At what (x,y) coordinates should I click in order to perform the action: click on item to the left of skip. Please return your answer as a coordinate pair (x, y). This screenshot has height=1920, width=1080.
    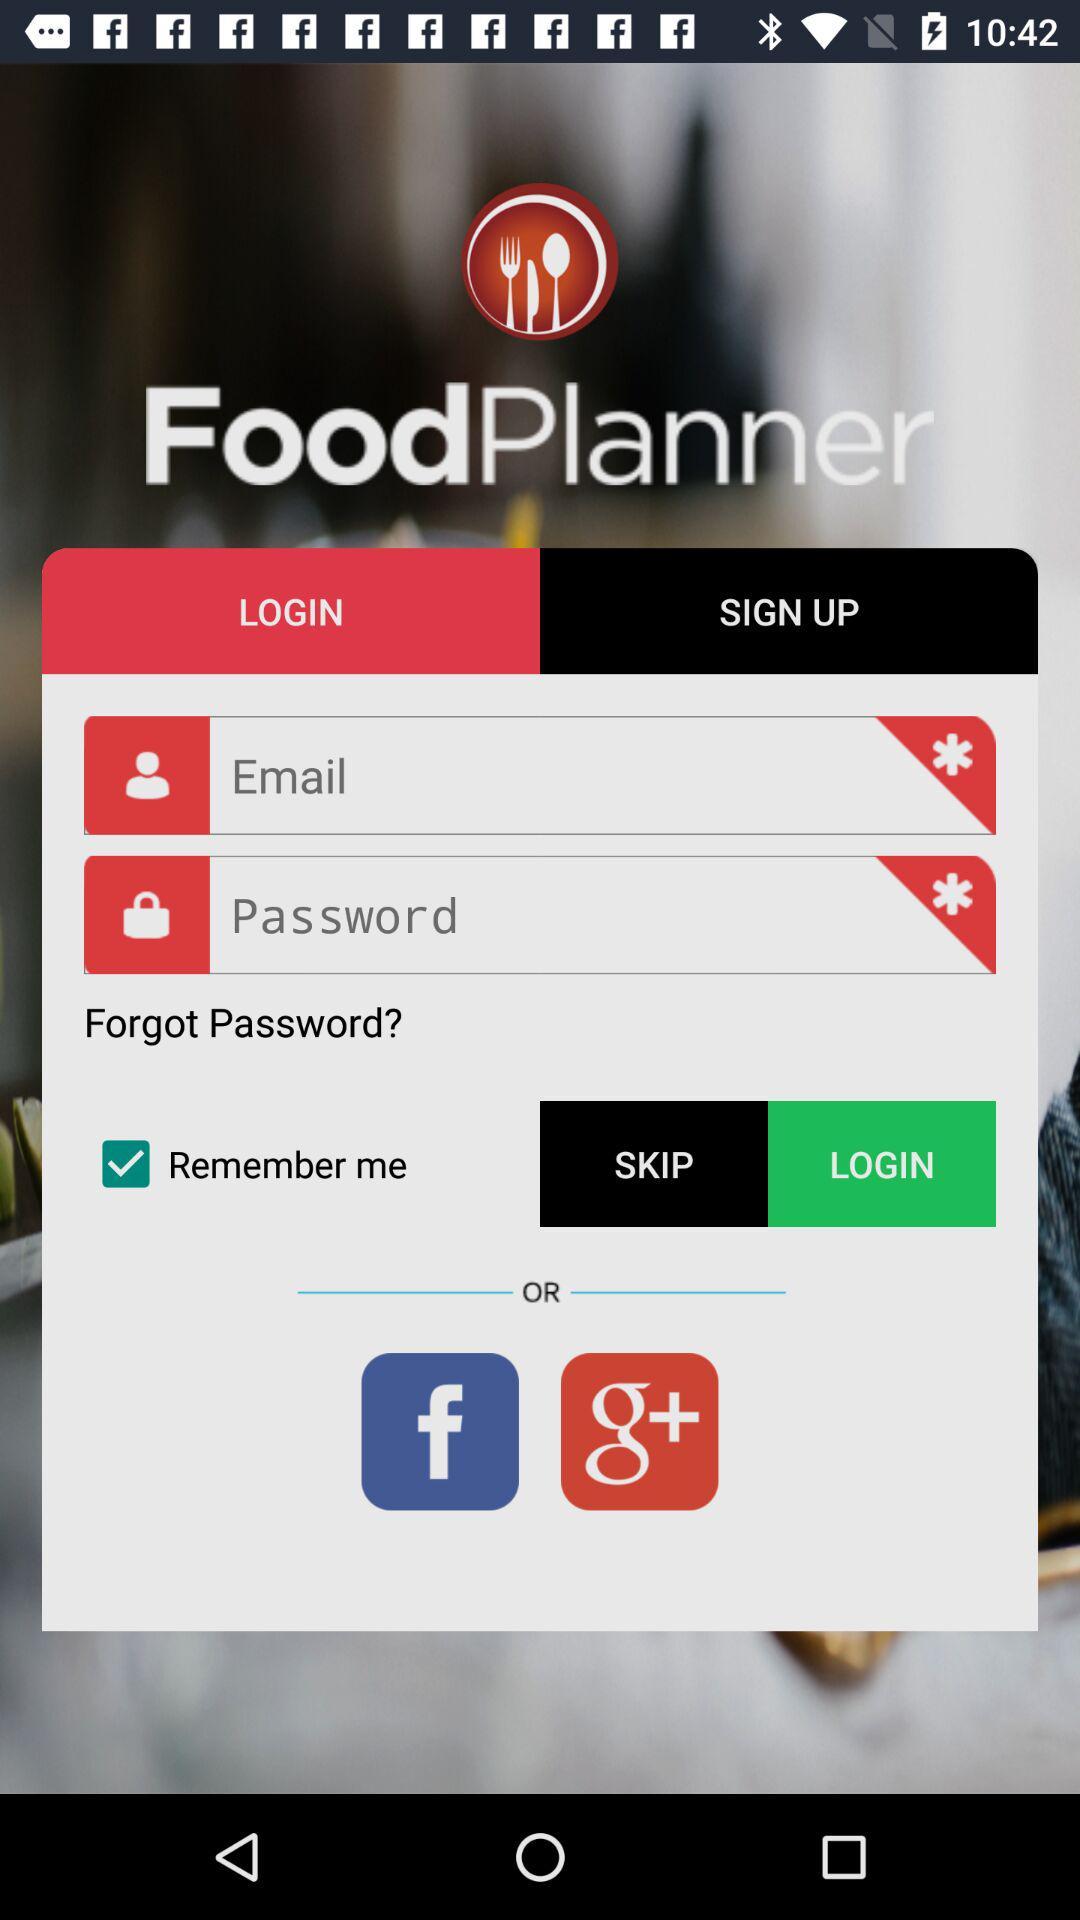
    Looking at the image, I should click on (312, 1164).